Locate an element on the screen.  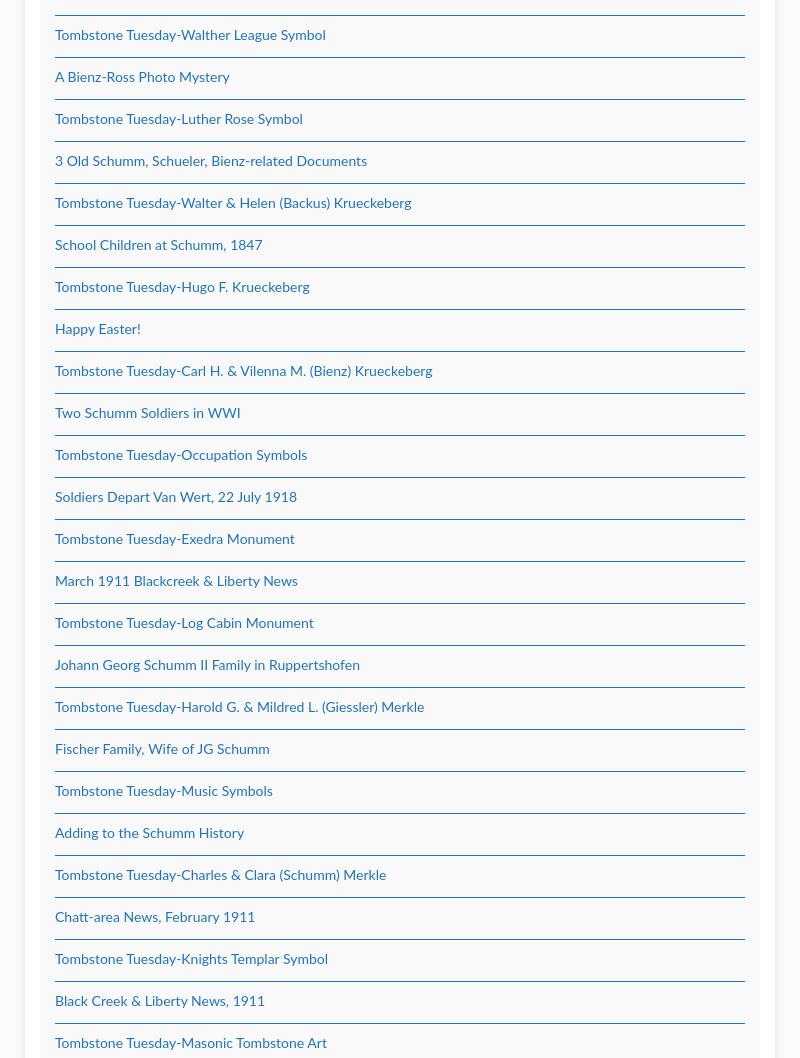
'Tombstone Tuesday-Walther League Symbol' is located at coordinates (189, 35).